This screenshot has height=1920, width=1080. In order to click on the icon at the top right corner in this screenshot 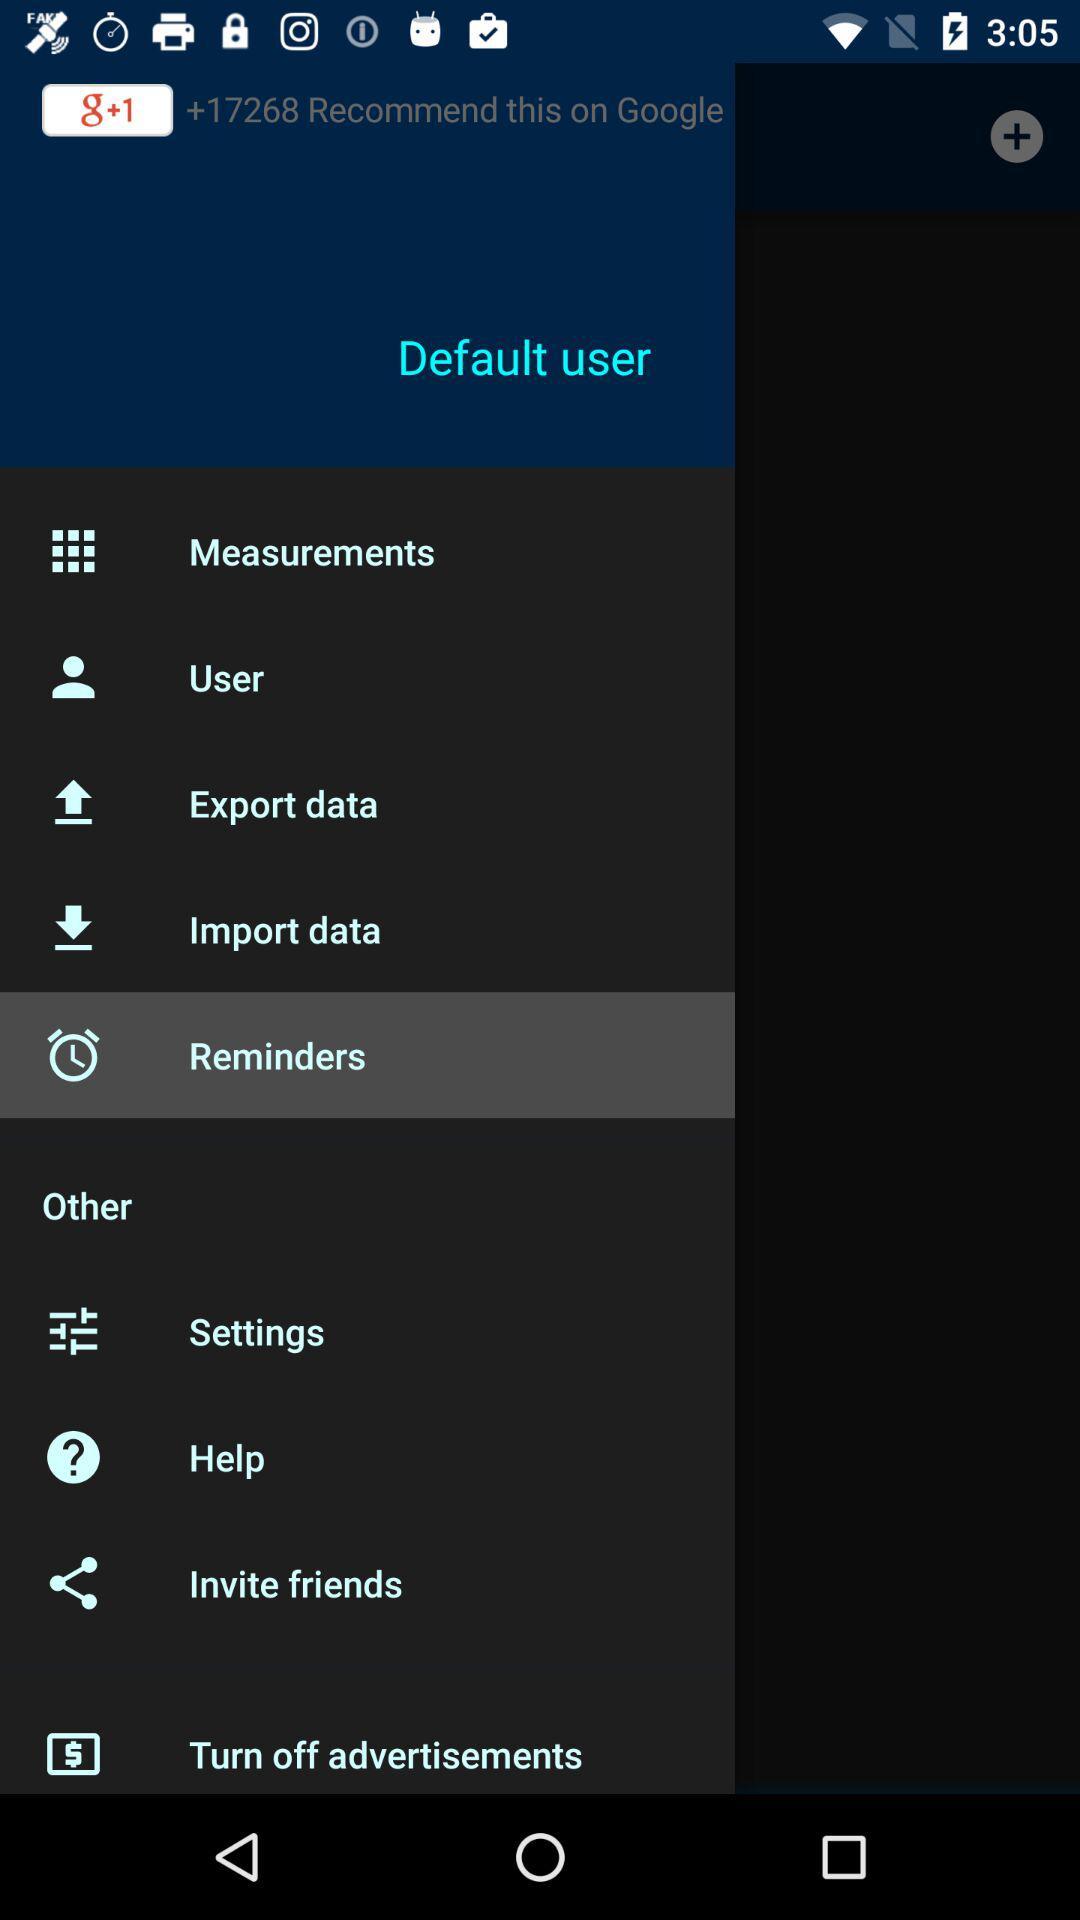, I will do `click(1017, 136)`.